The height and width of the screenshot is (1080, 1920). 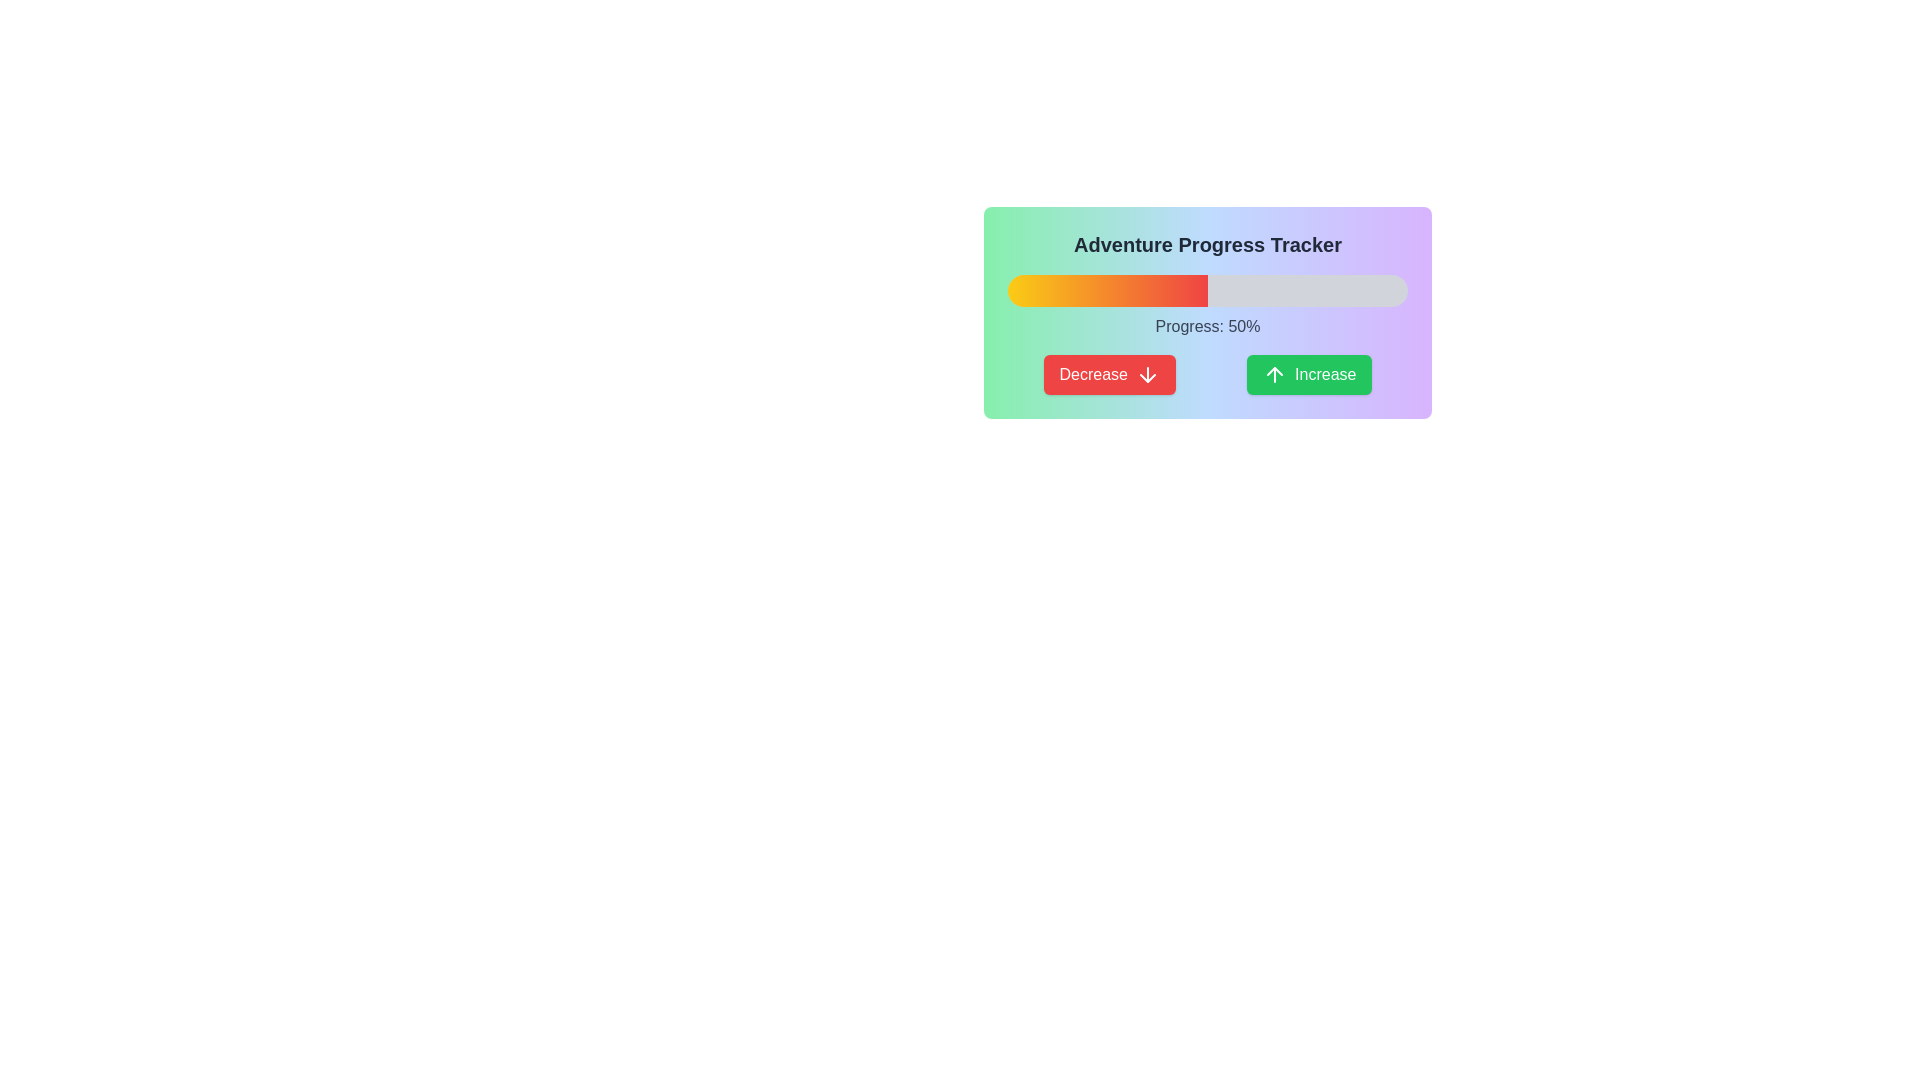 I want to click on the static text label that indicates the current progress value, located below the progress bar in the 'Adventure Progress Tracker' panel, so click(x=1207, y=326).